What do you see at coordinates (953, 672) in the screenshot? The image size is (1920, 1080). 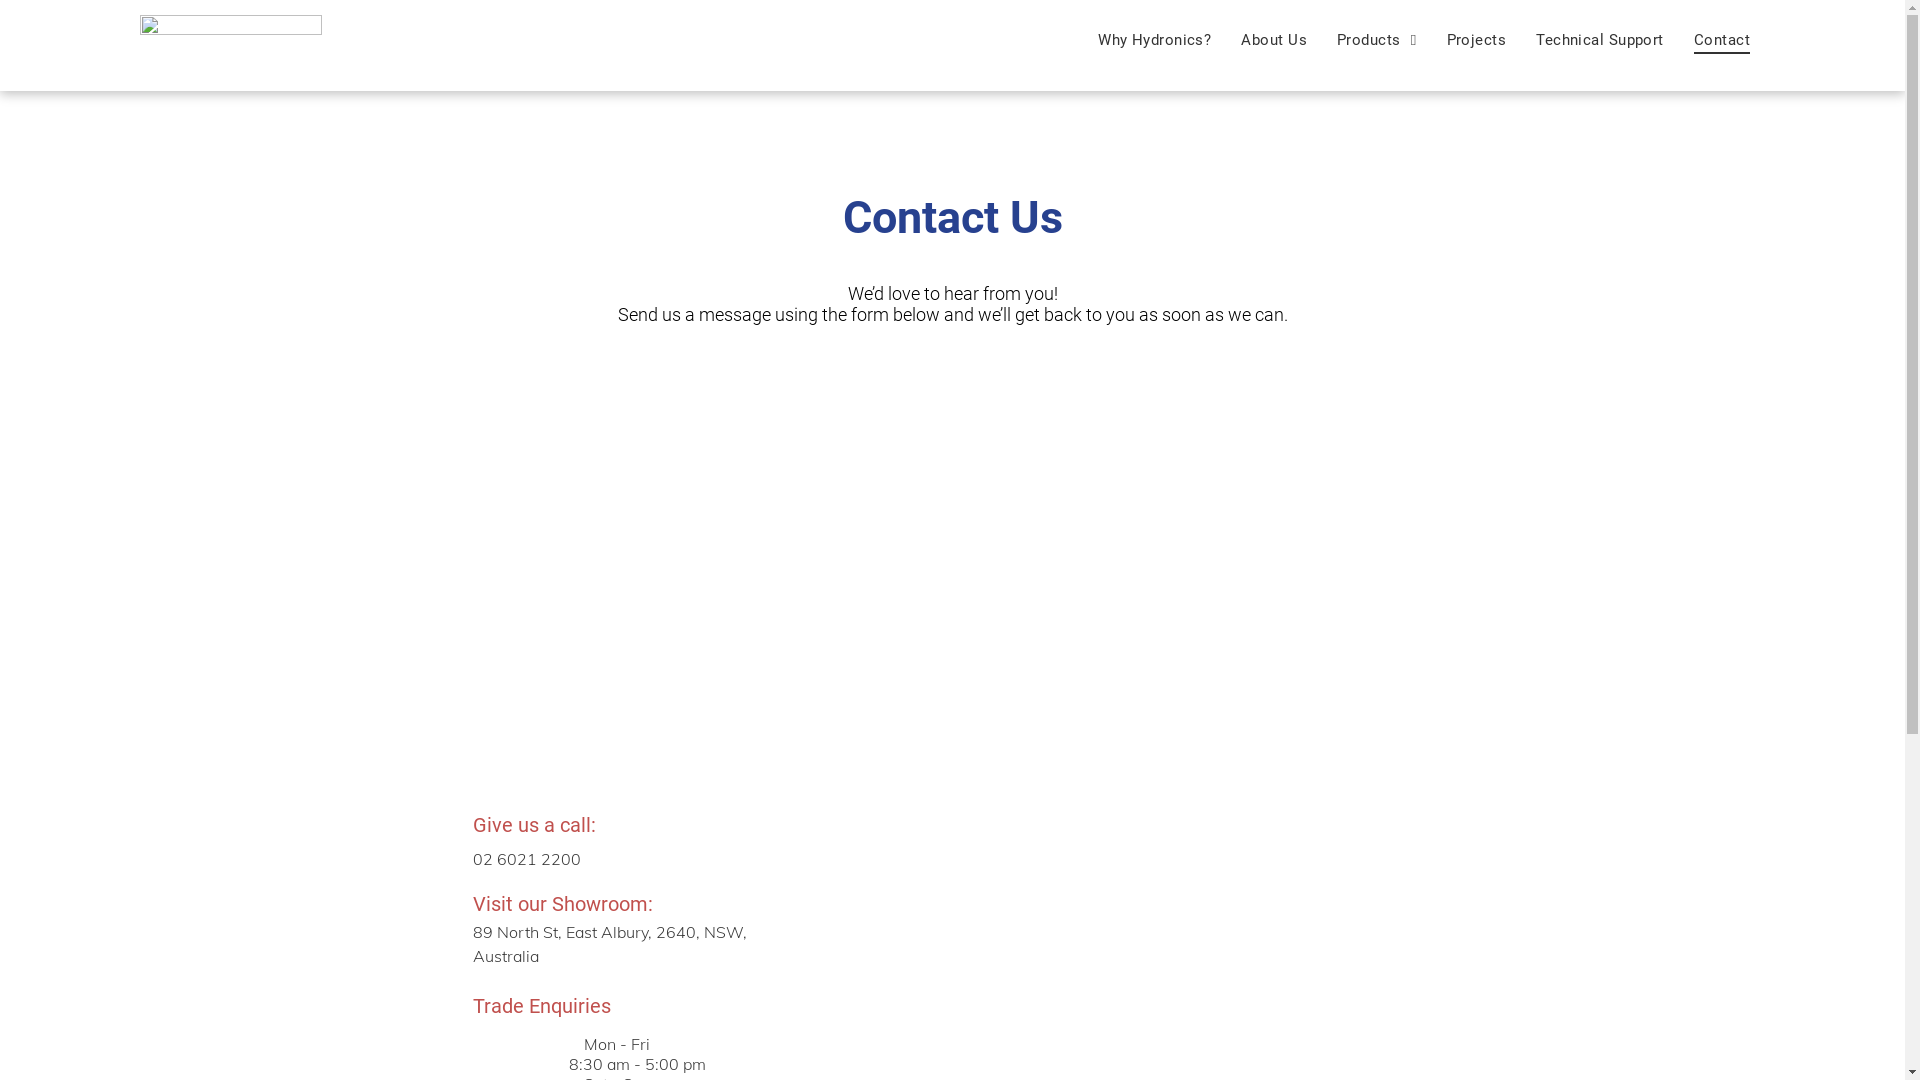 I see `'Submit'` at bounding box center [953, 672].